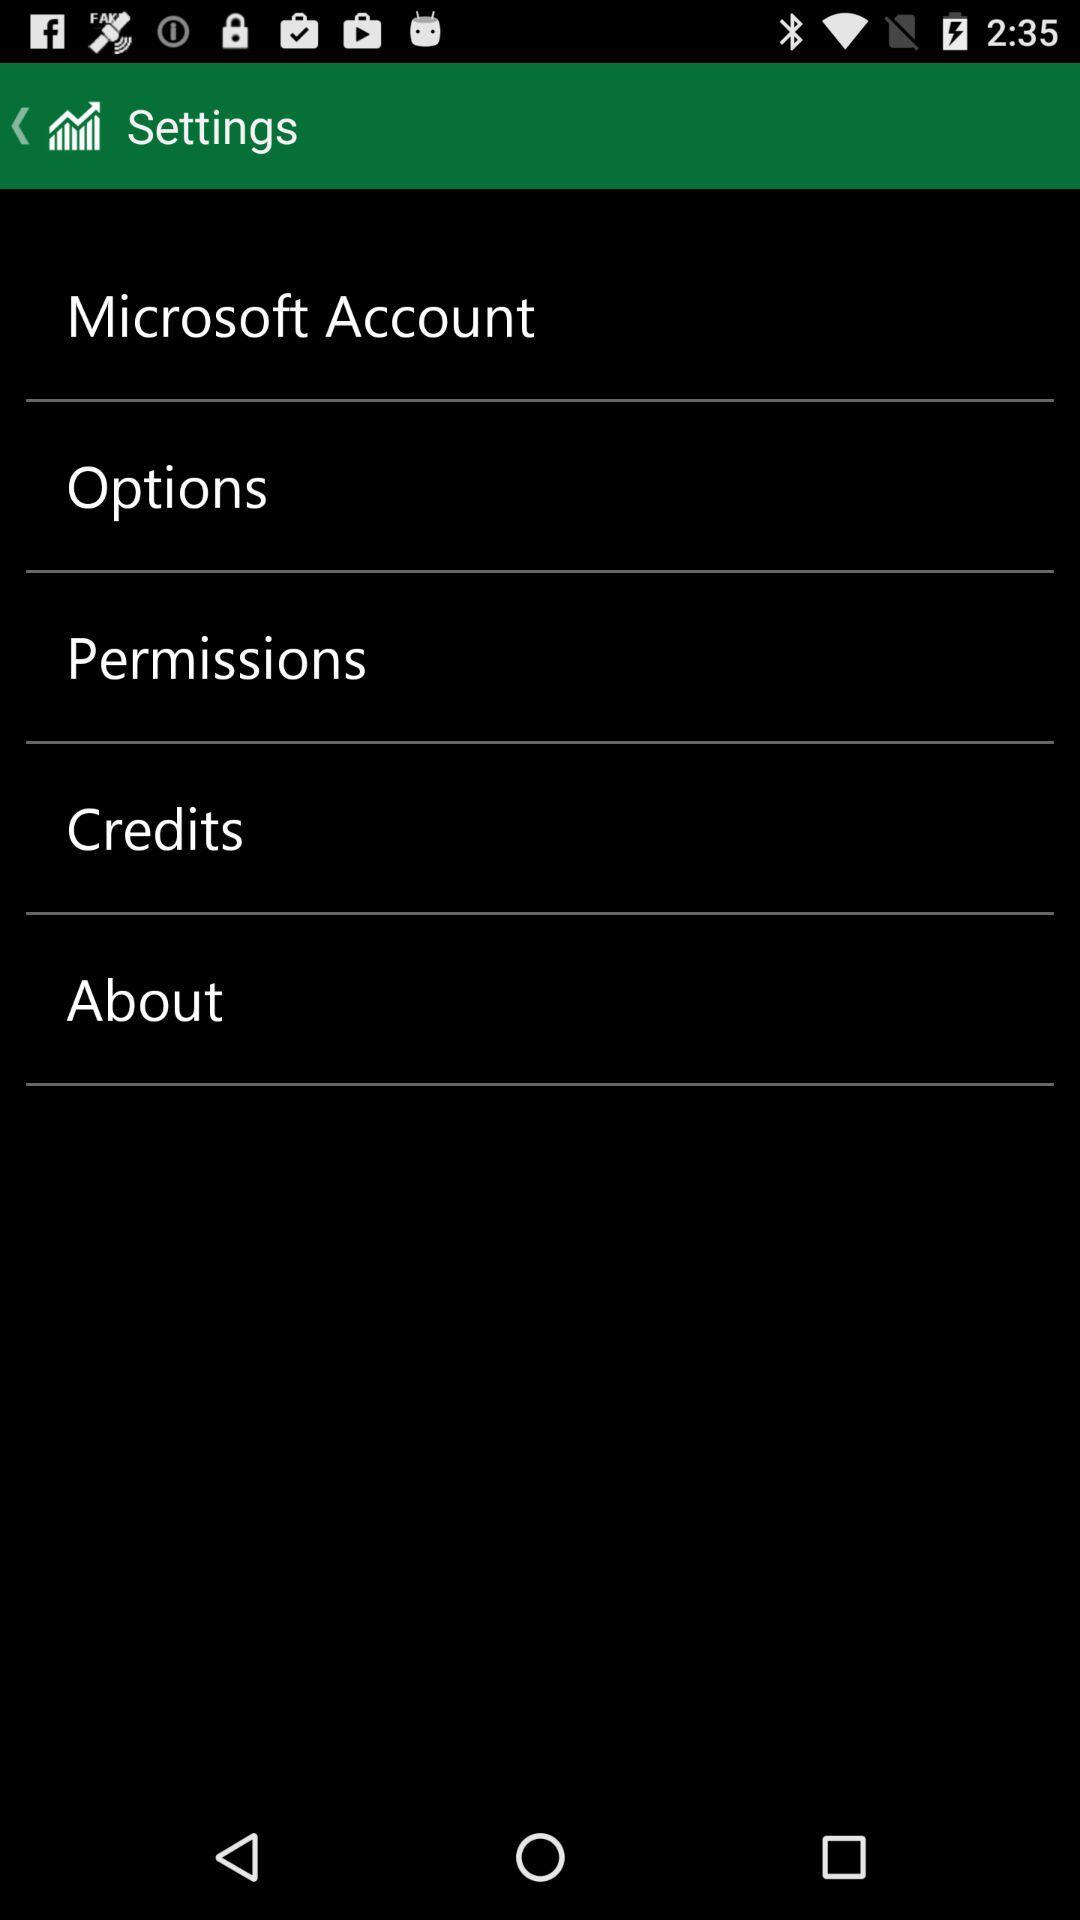  Describe the element at coordinates (300, 314) in the screenshot. I see `the microsoft account` at that location.